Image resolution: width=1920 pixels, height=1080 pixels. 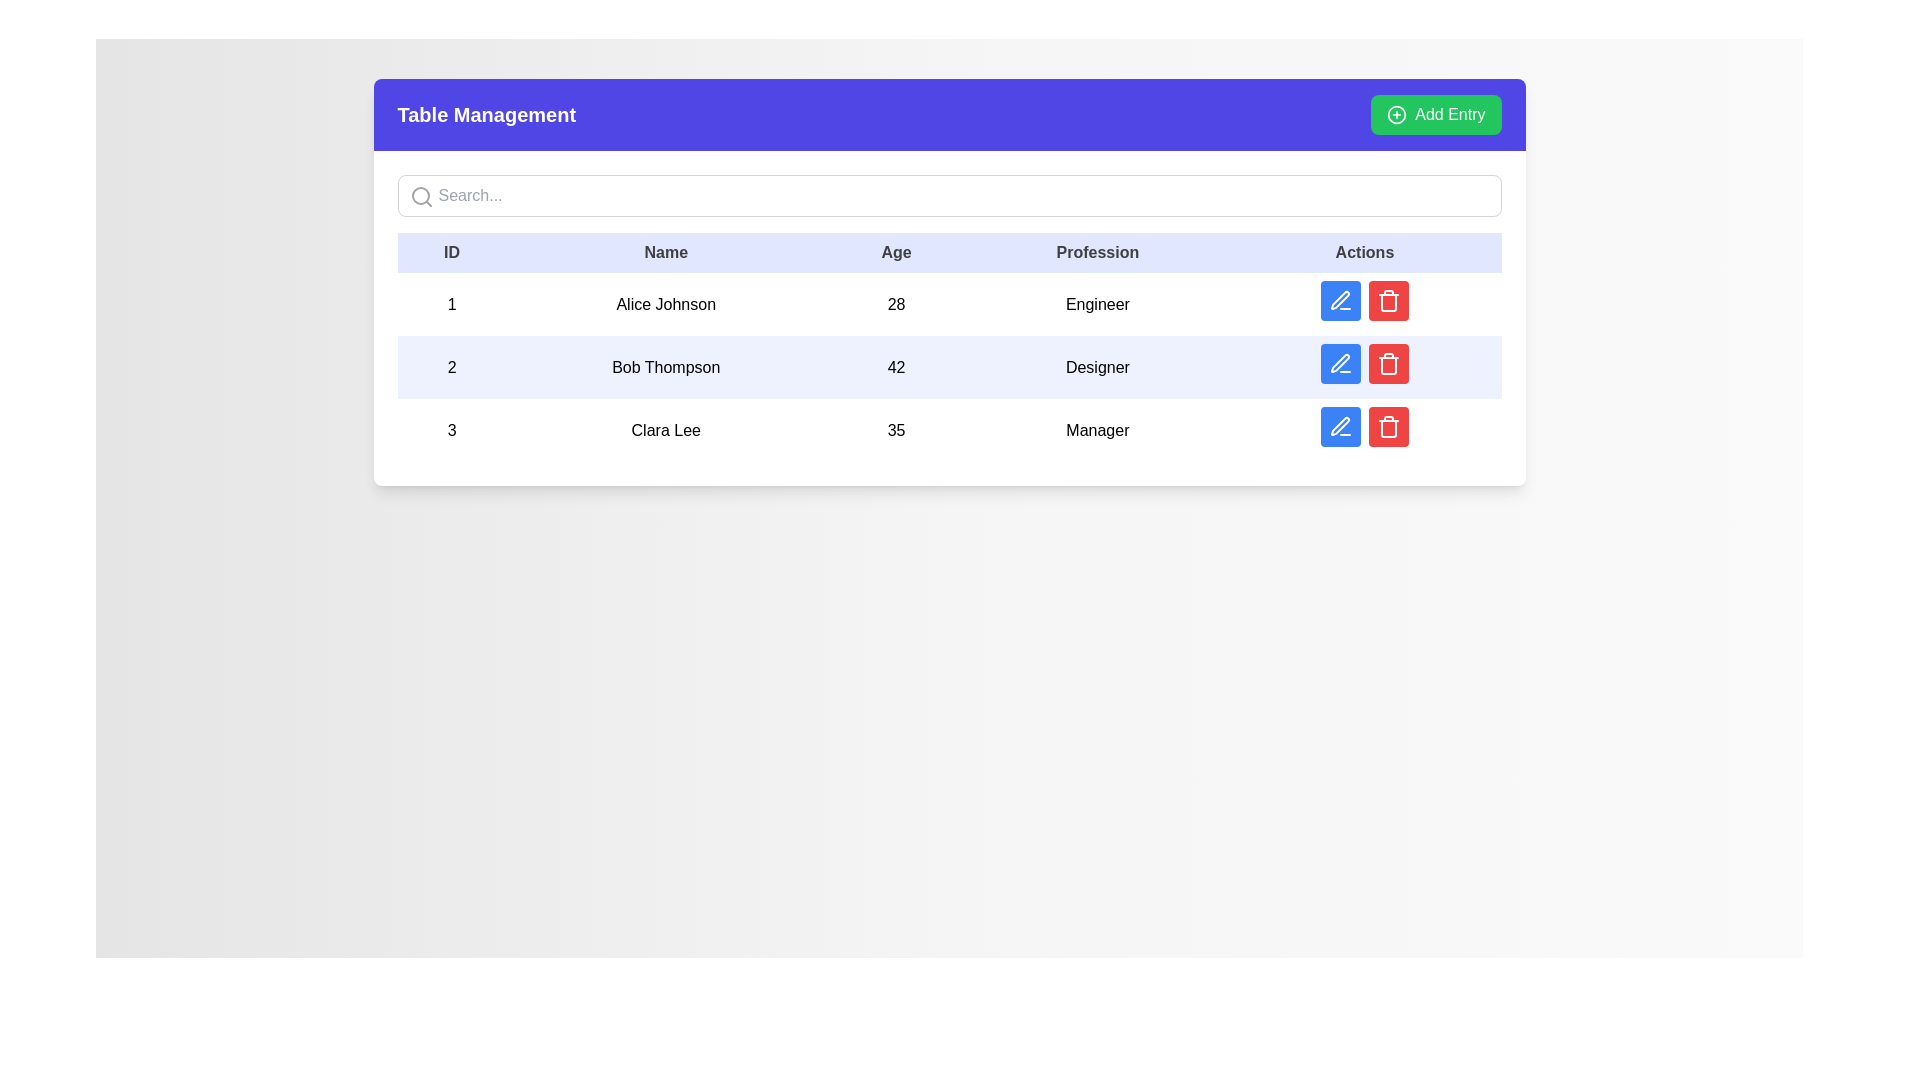 I want to click on the second 'Edit' icon button in the 'Actions' column of the second row of the table, so click(x=1339, y=362).